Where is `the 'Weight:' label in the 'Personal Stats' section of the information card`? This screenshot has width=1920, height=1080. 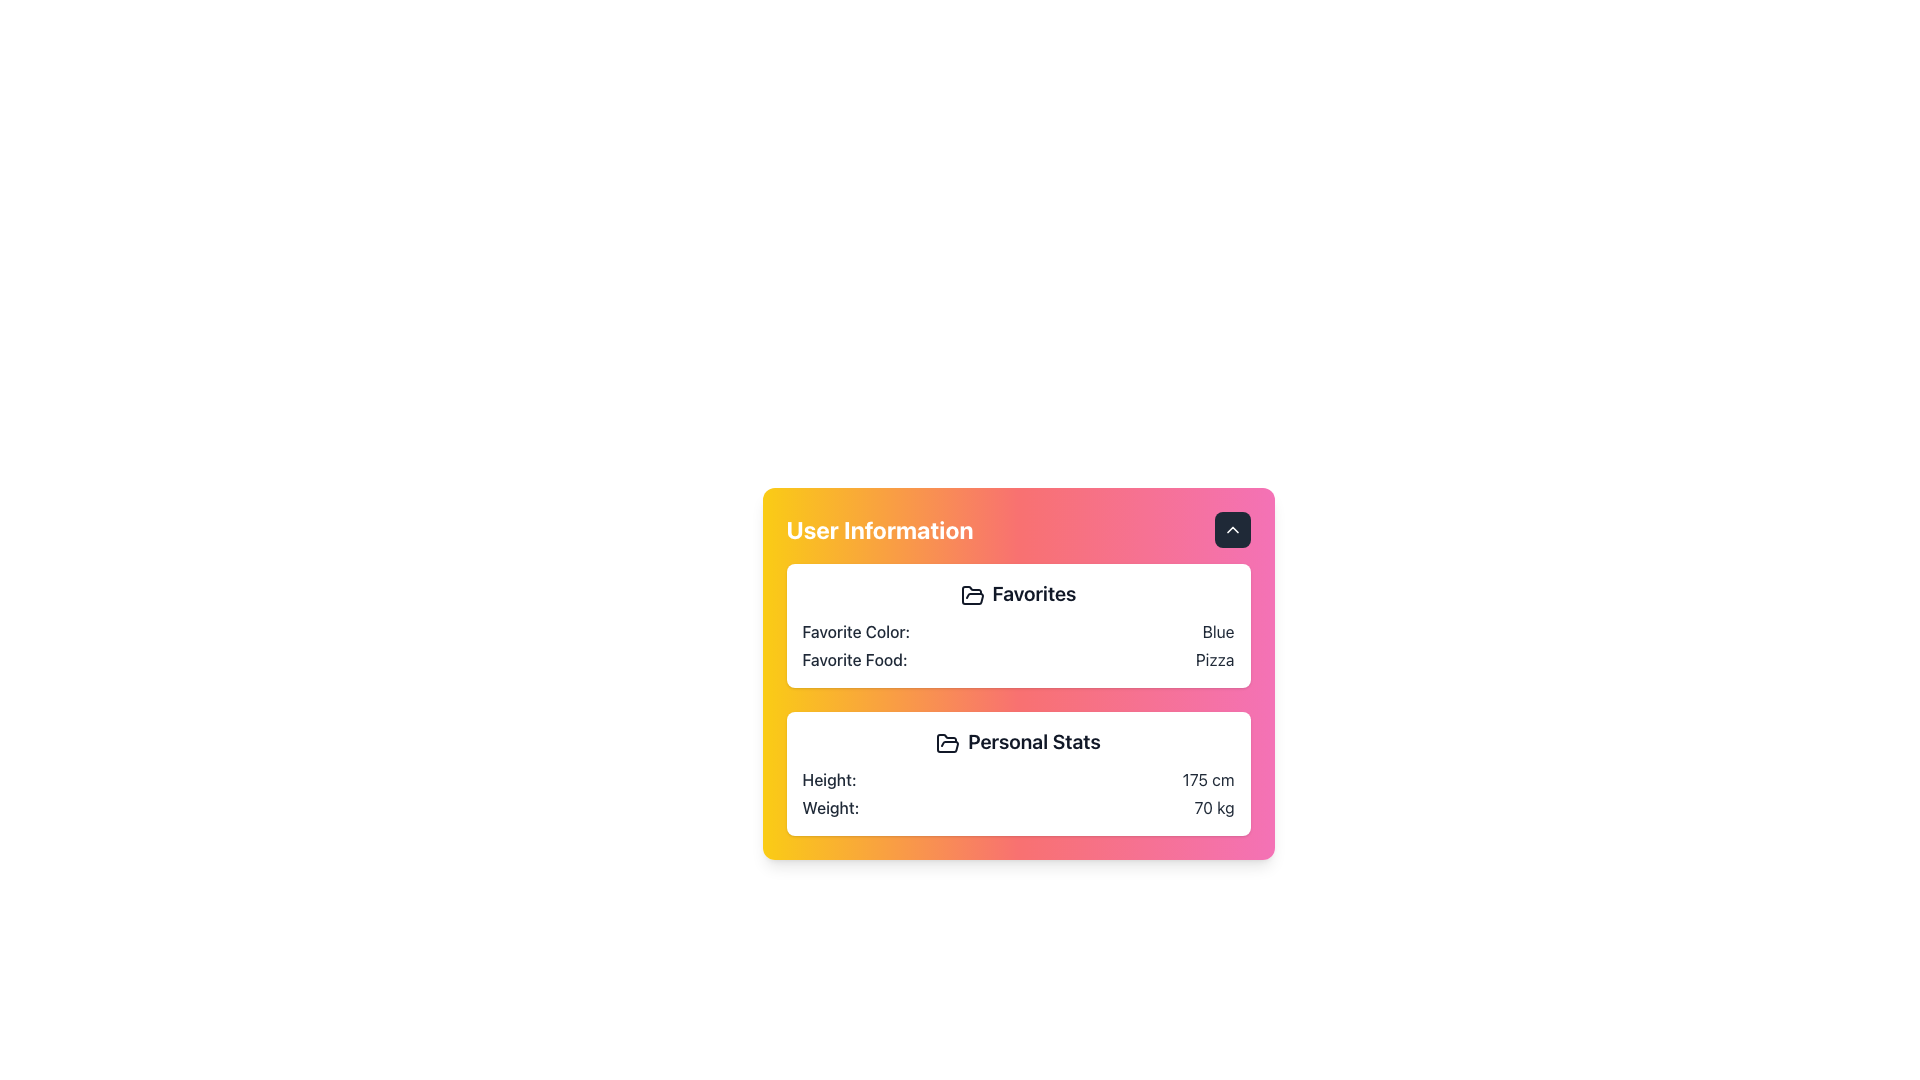
the 'Weight:' label in the 'Personal Stats' section of the information card is located at coordinates (830, 806).